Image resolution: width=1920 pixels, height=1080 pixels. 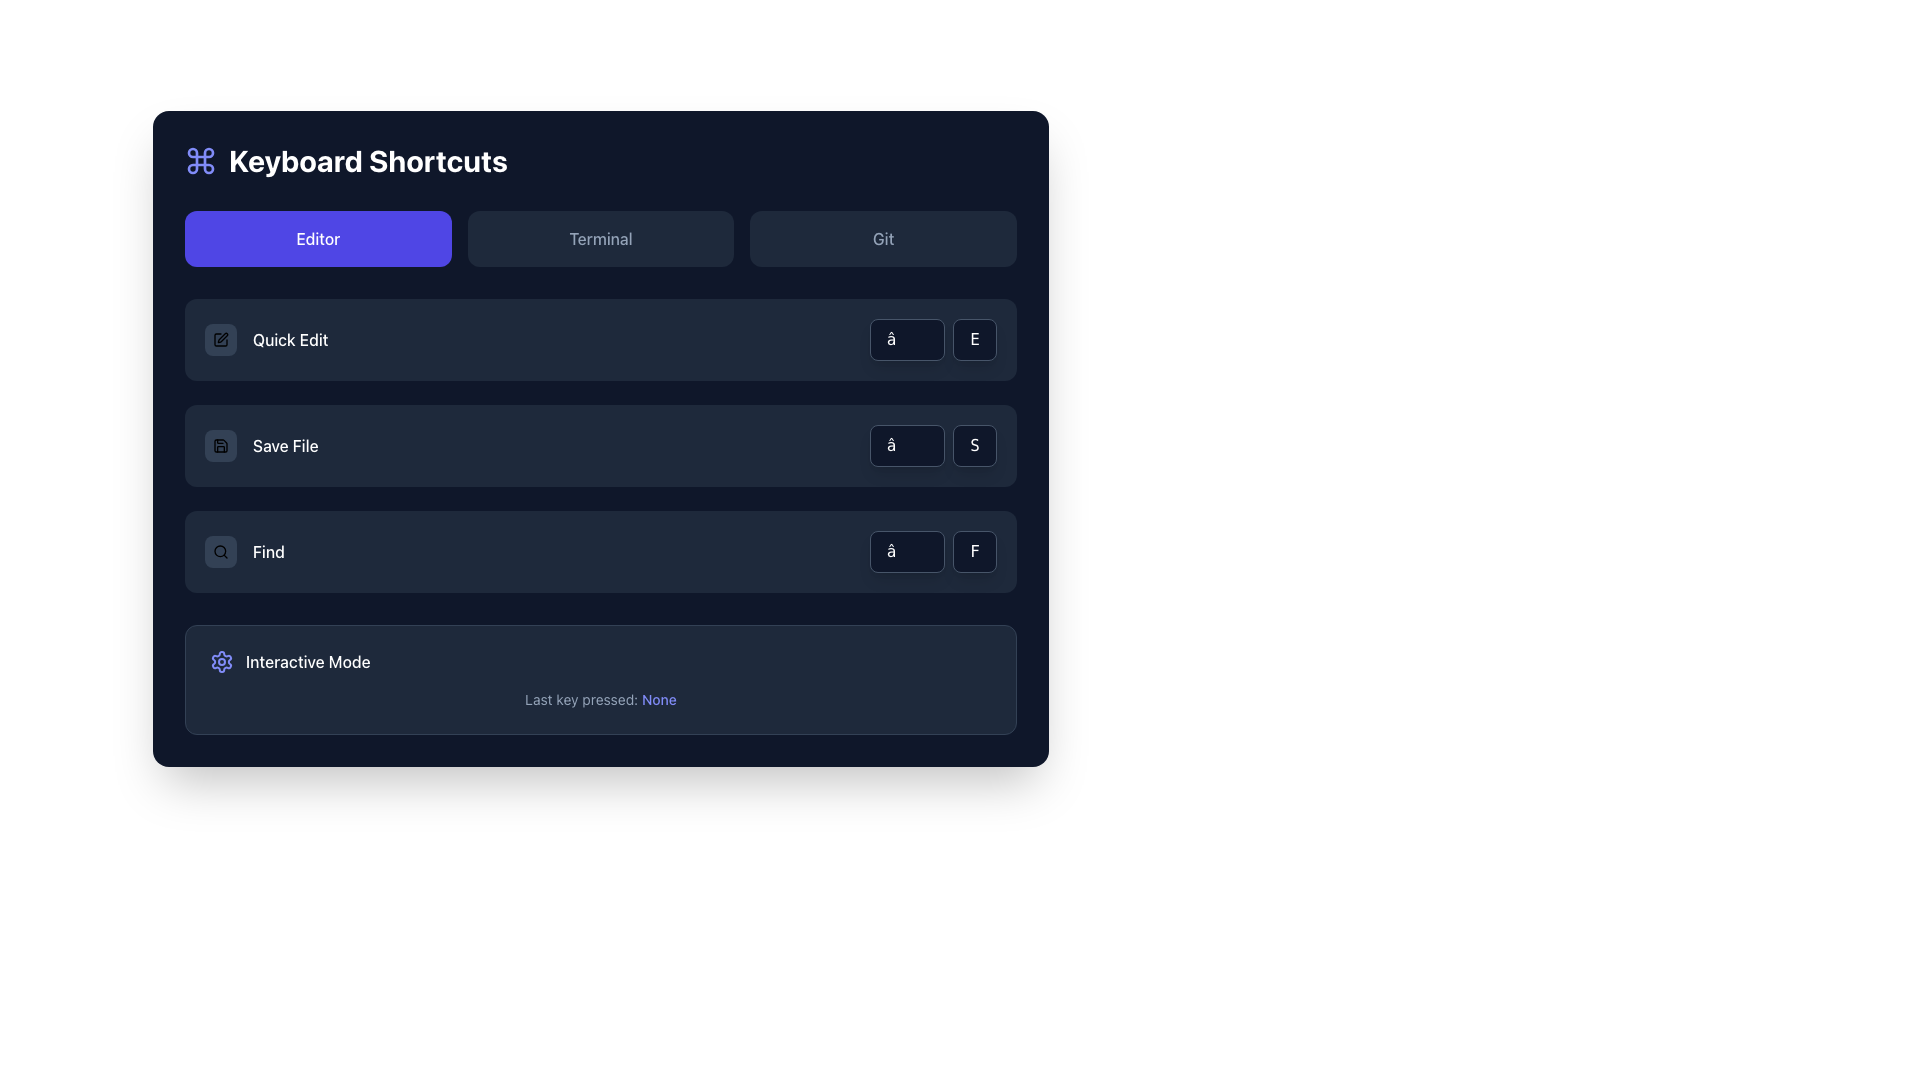 I want to click on the text label displaying 'git', which is styled with a medium weight, capitalized font, located within a button-like component with a dark background and rounded corners, so click(x=882, y=238).